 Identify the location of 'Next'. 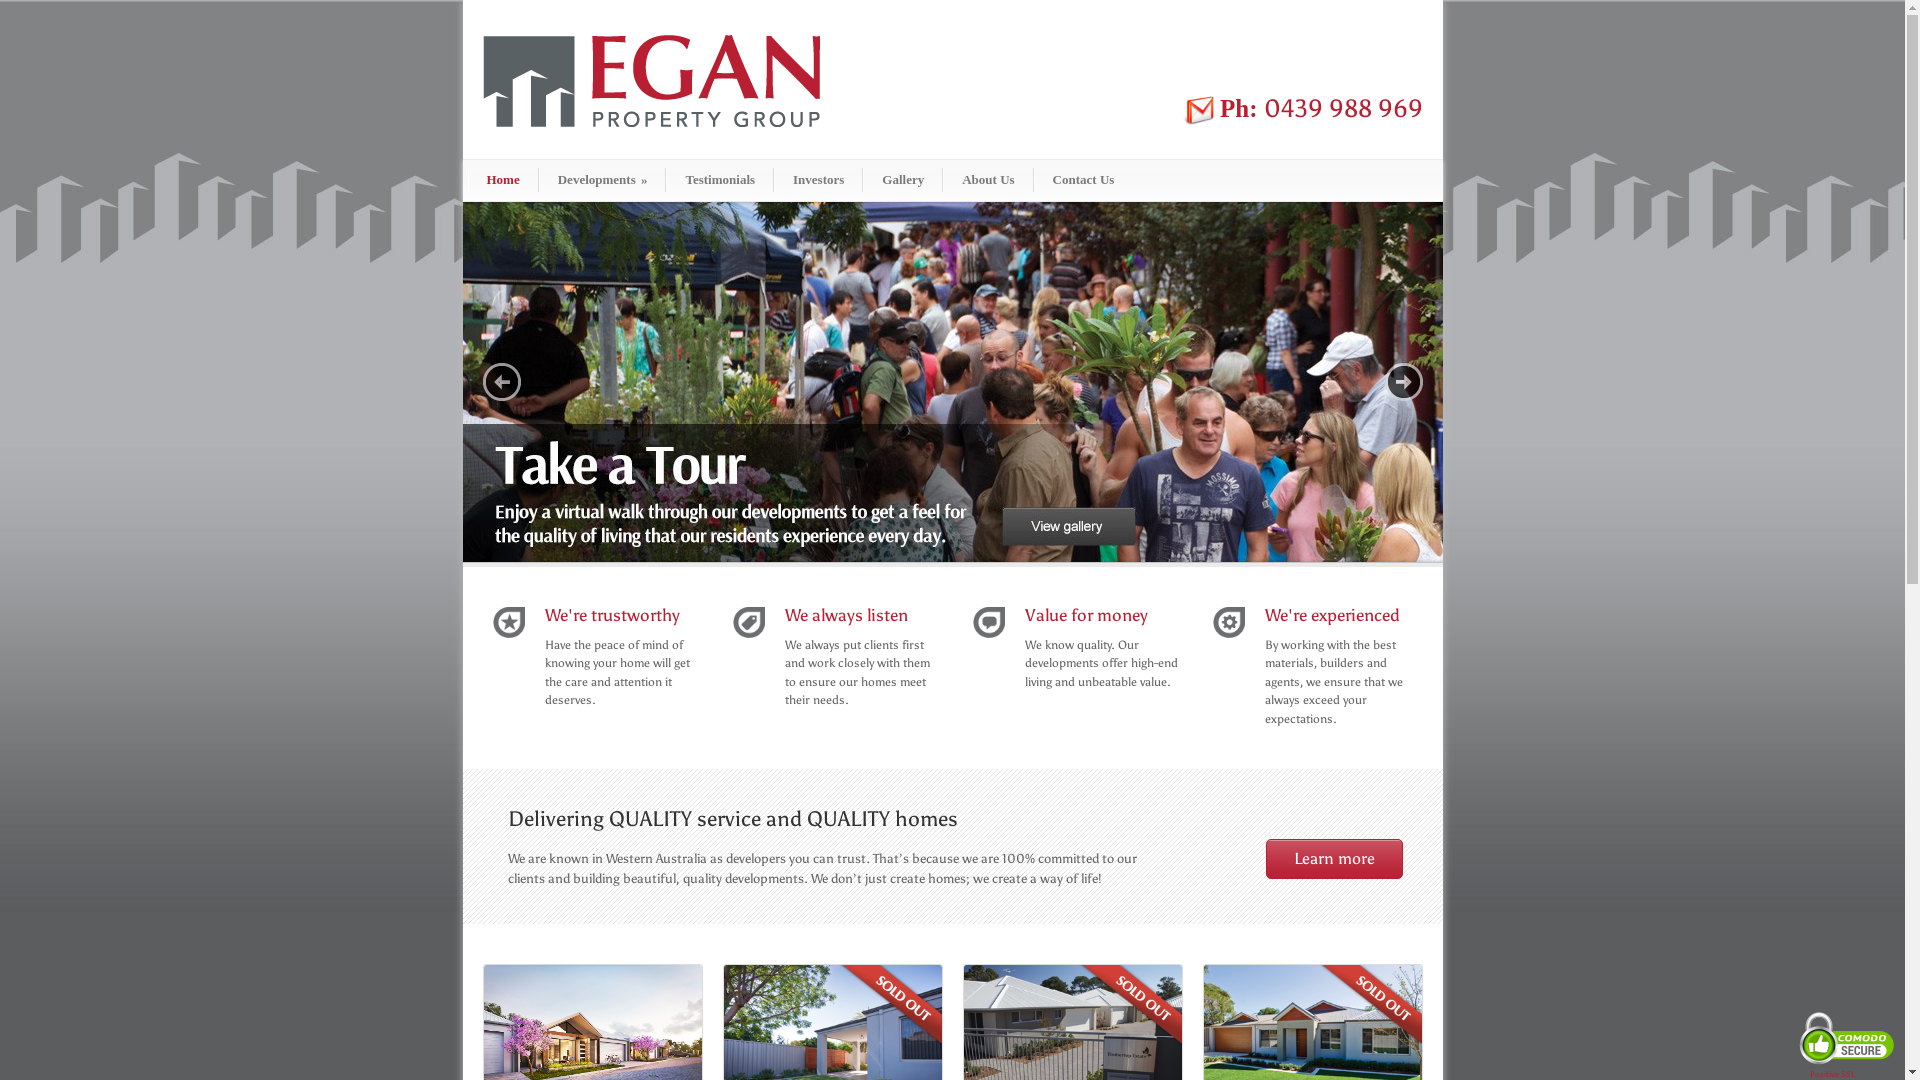
(1382, 381).